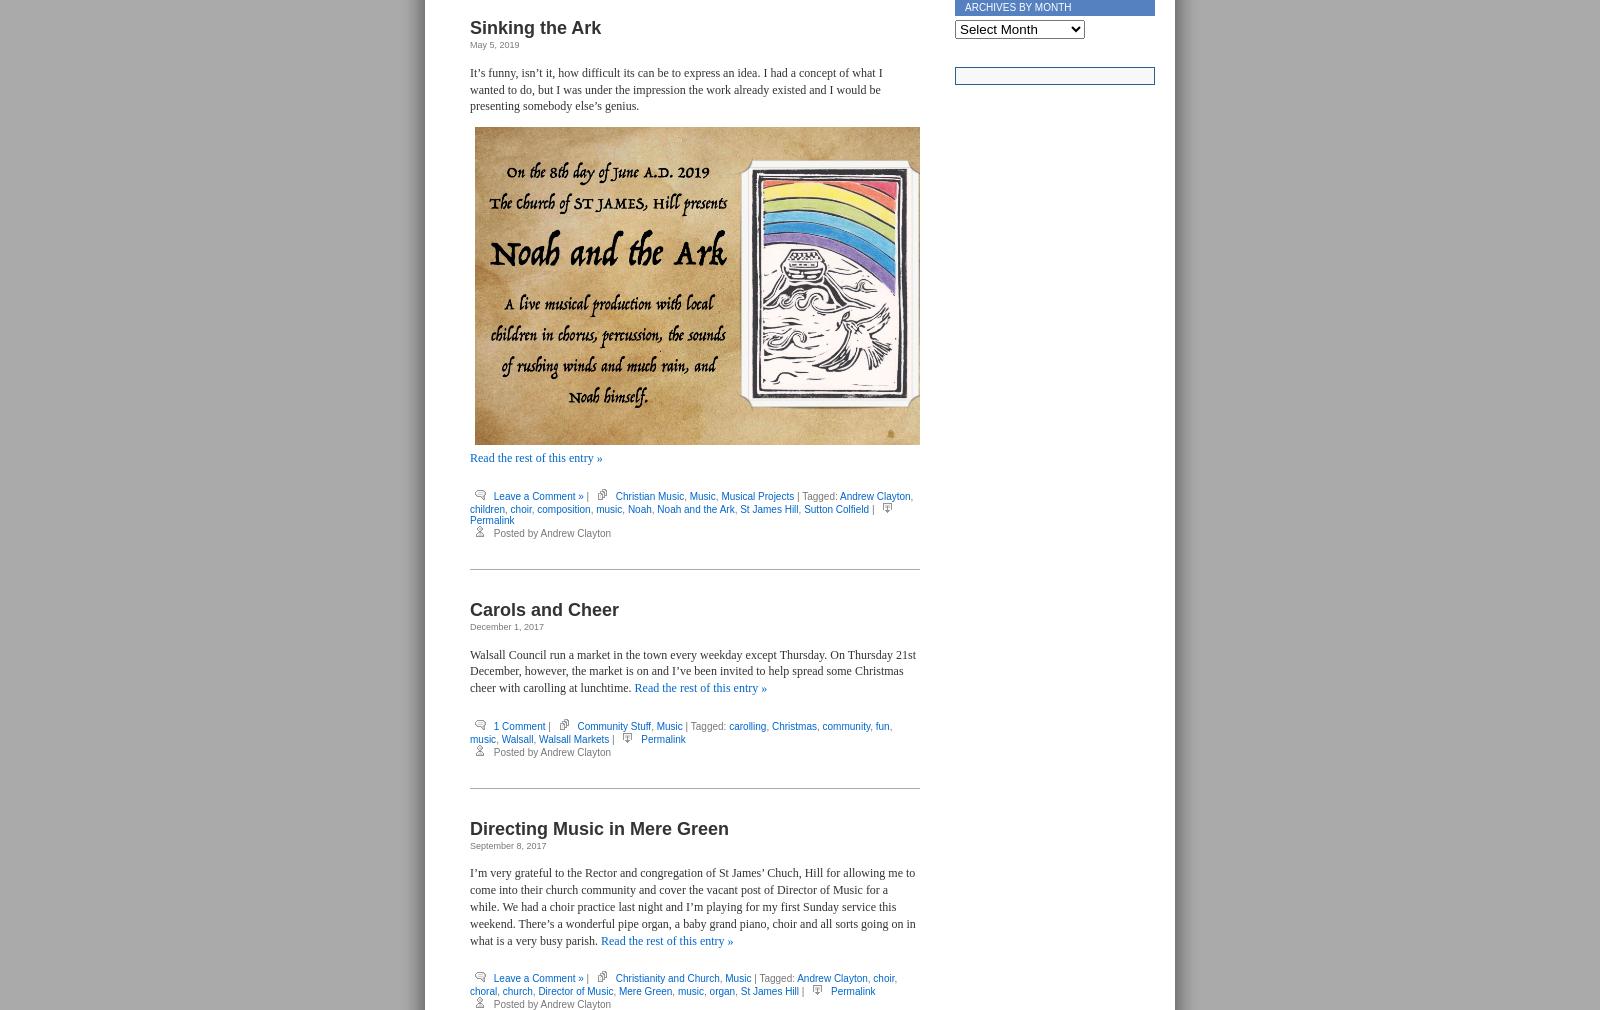  I want to click on '.', so click(1168, 24).